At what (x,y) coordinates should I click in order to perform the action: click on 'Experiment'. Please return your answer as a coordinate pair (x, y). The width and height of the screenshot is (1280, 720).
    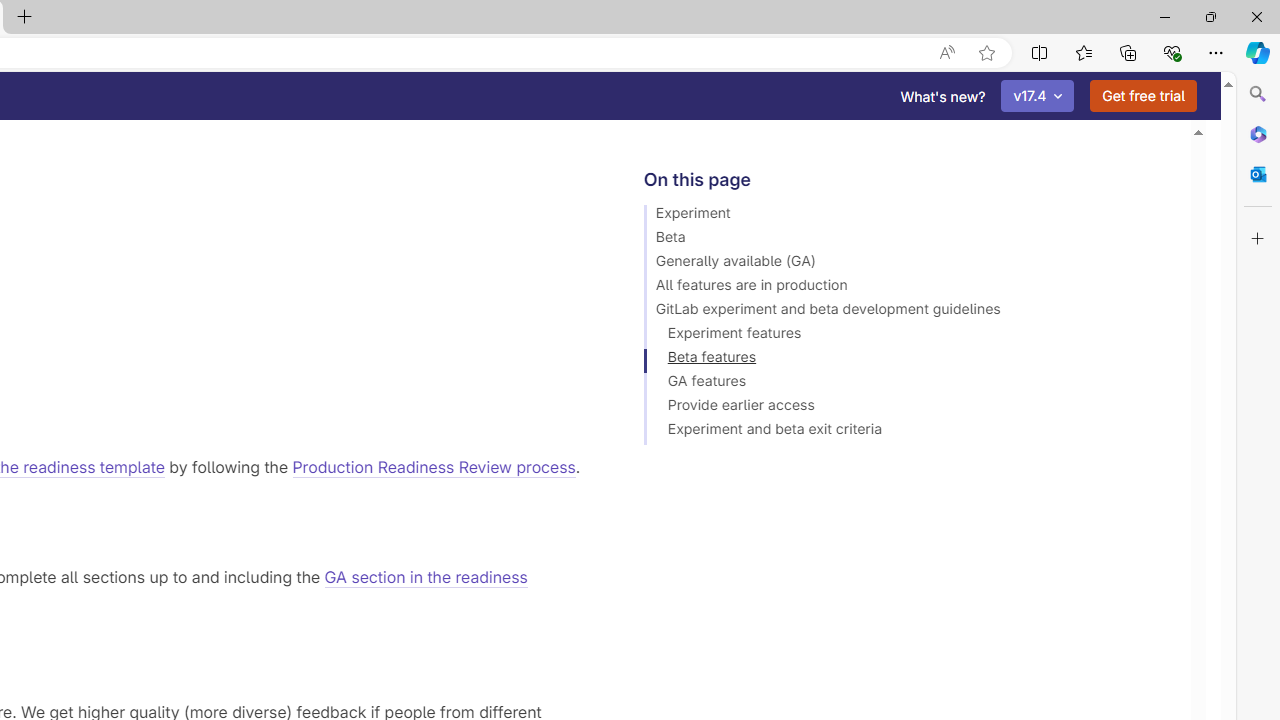
    Looking at the image, I should click on (907, 216).